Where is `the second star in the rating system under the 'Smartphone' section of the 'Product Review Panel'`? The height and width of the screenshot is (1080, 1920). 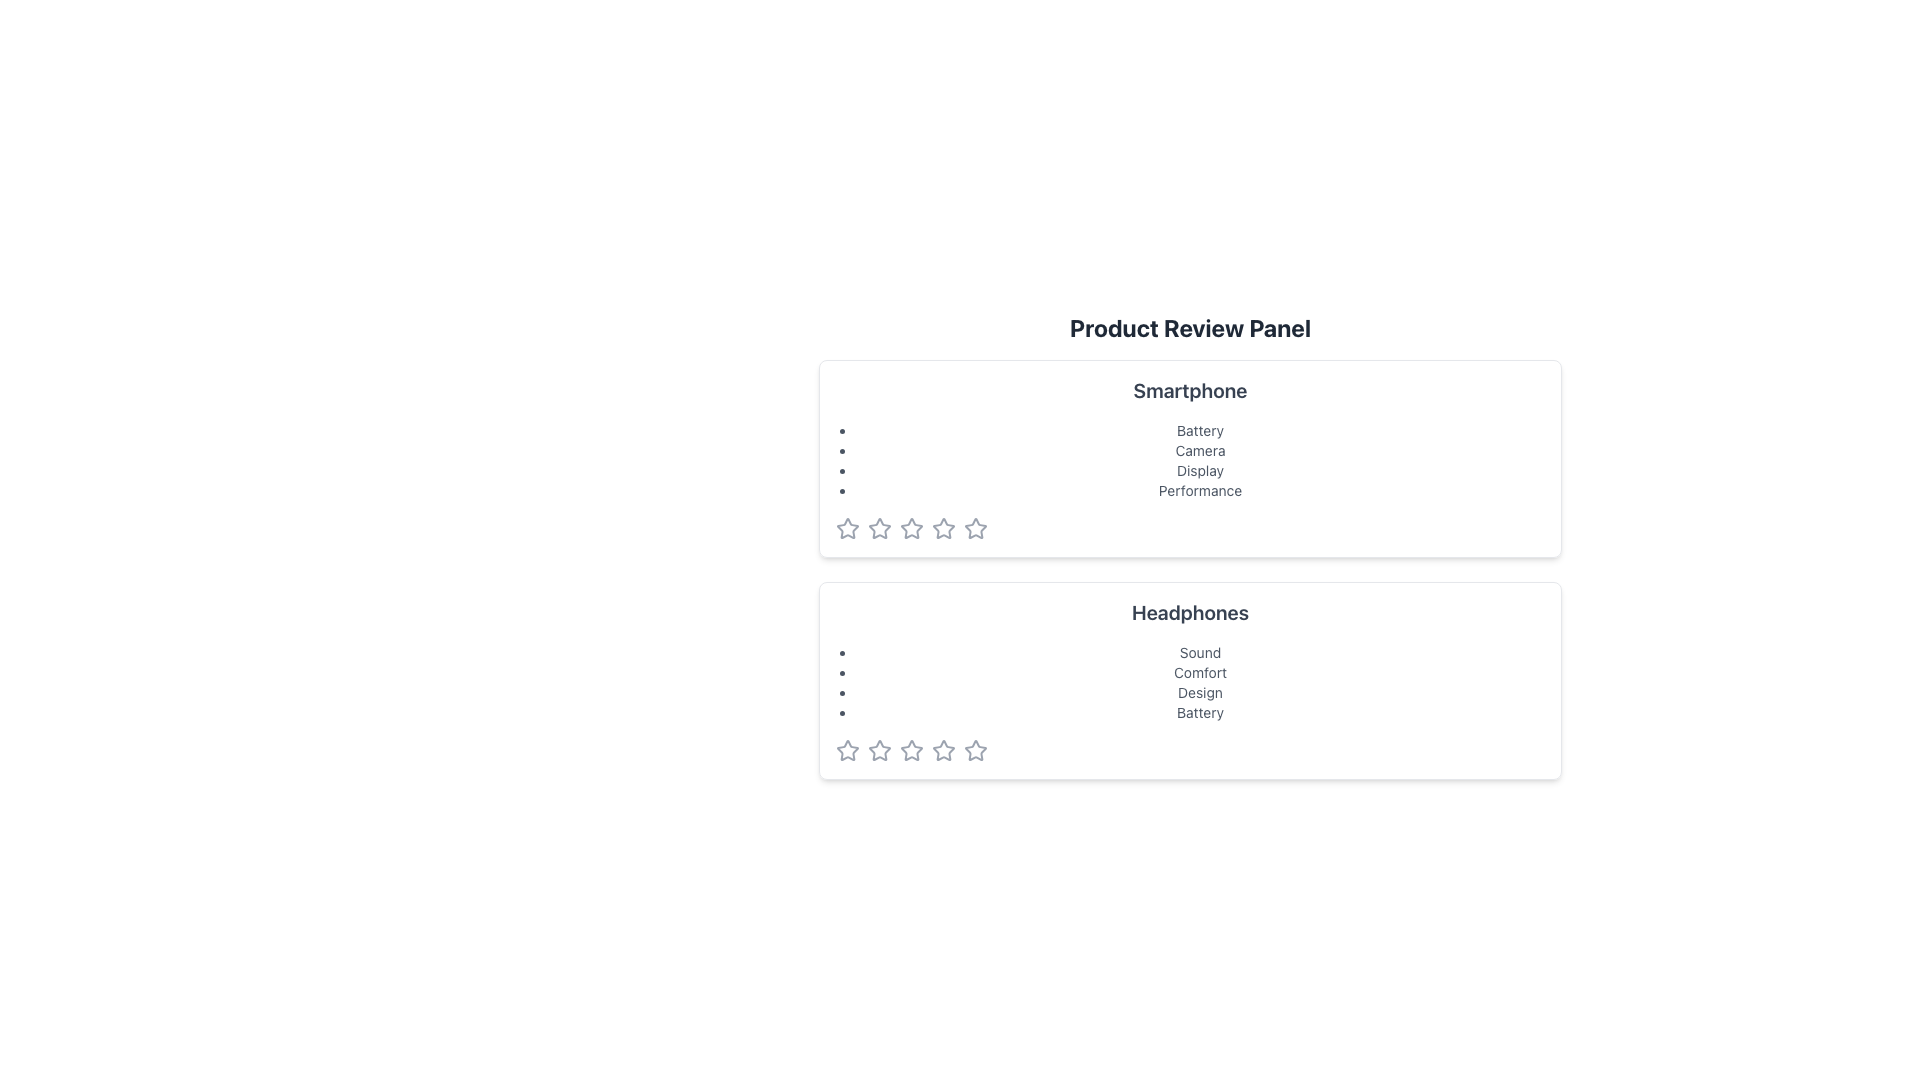 the second star in the rating system under the 'Smartphone' section of the 'Product Review Panel' is located at coordinates (879, 527).